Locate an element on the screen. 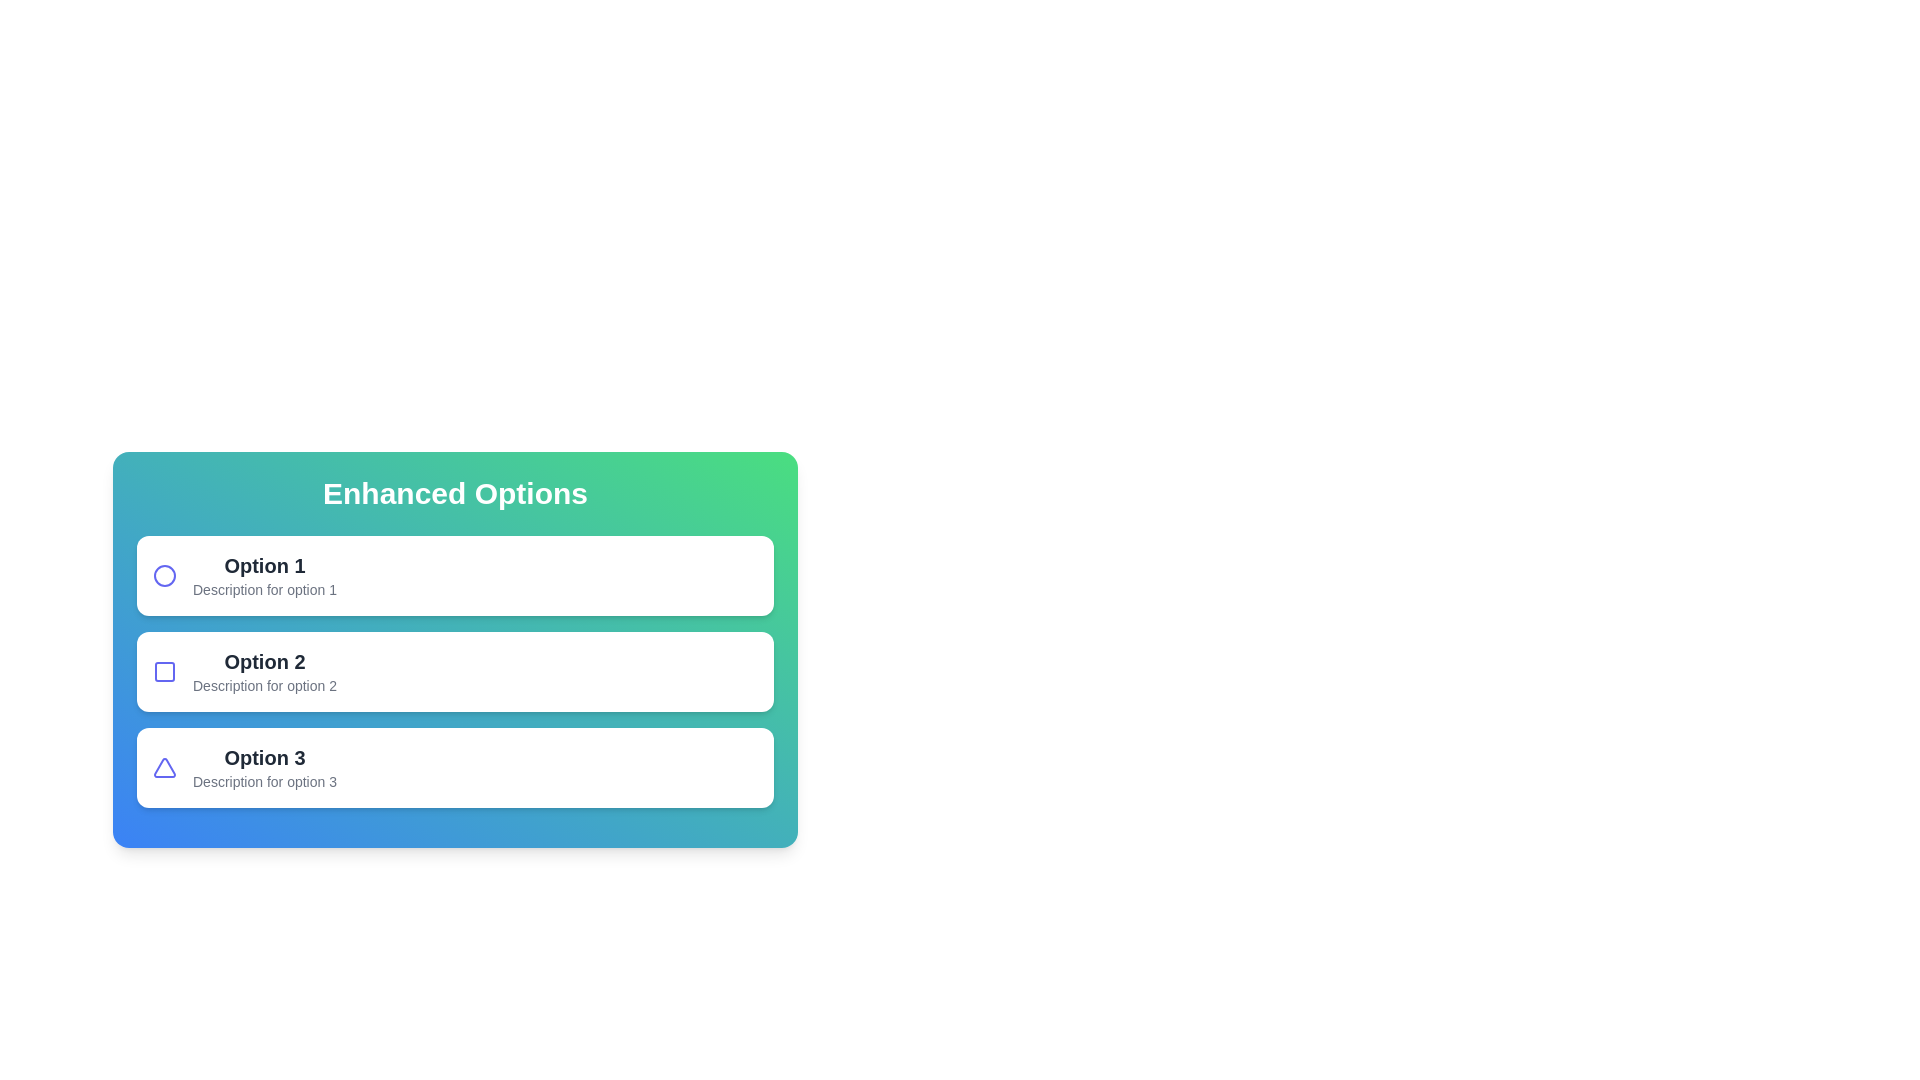  the text block titled 'Option 2' which includes the description 'Description for option 2' to interact with related elements is located at coordinates (263, 671).